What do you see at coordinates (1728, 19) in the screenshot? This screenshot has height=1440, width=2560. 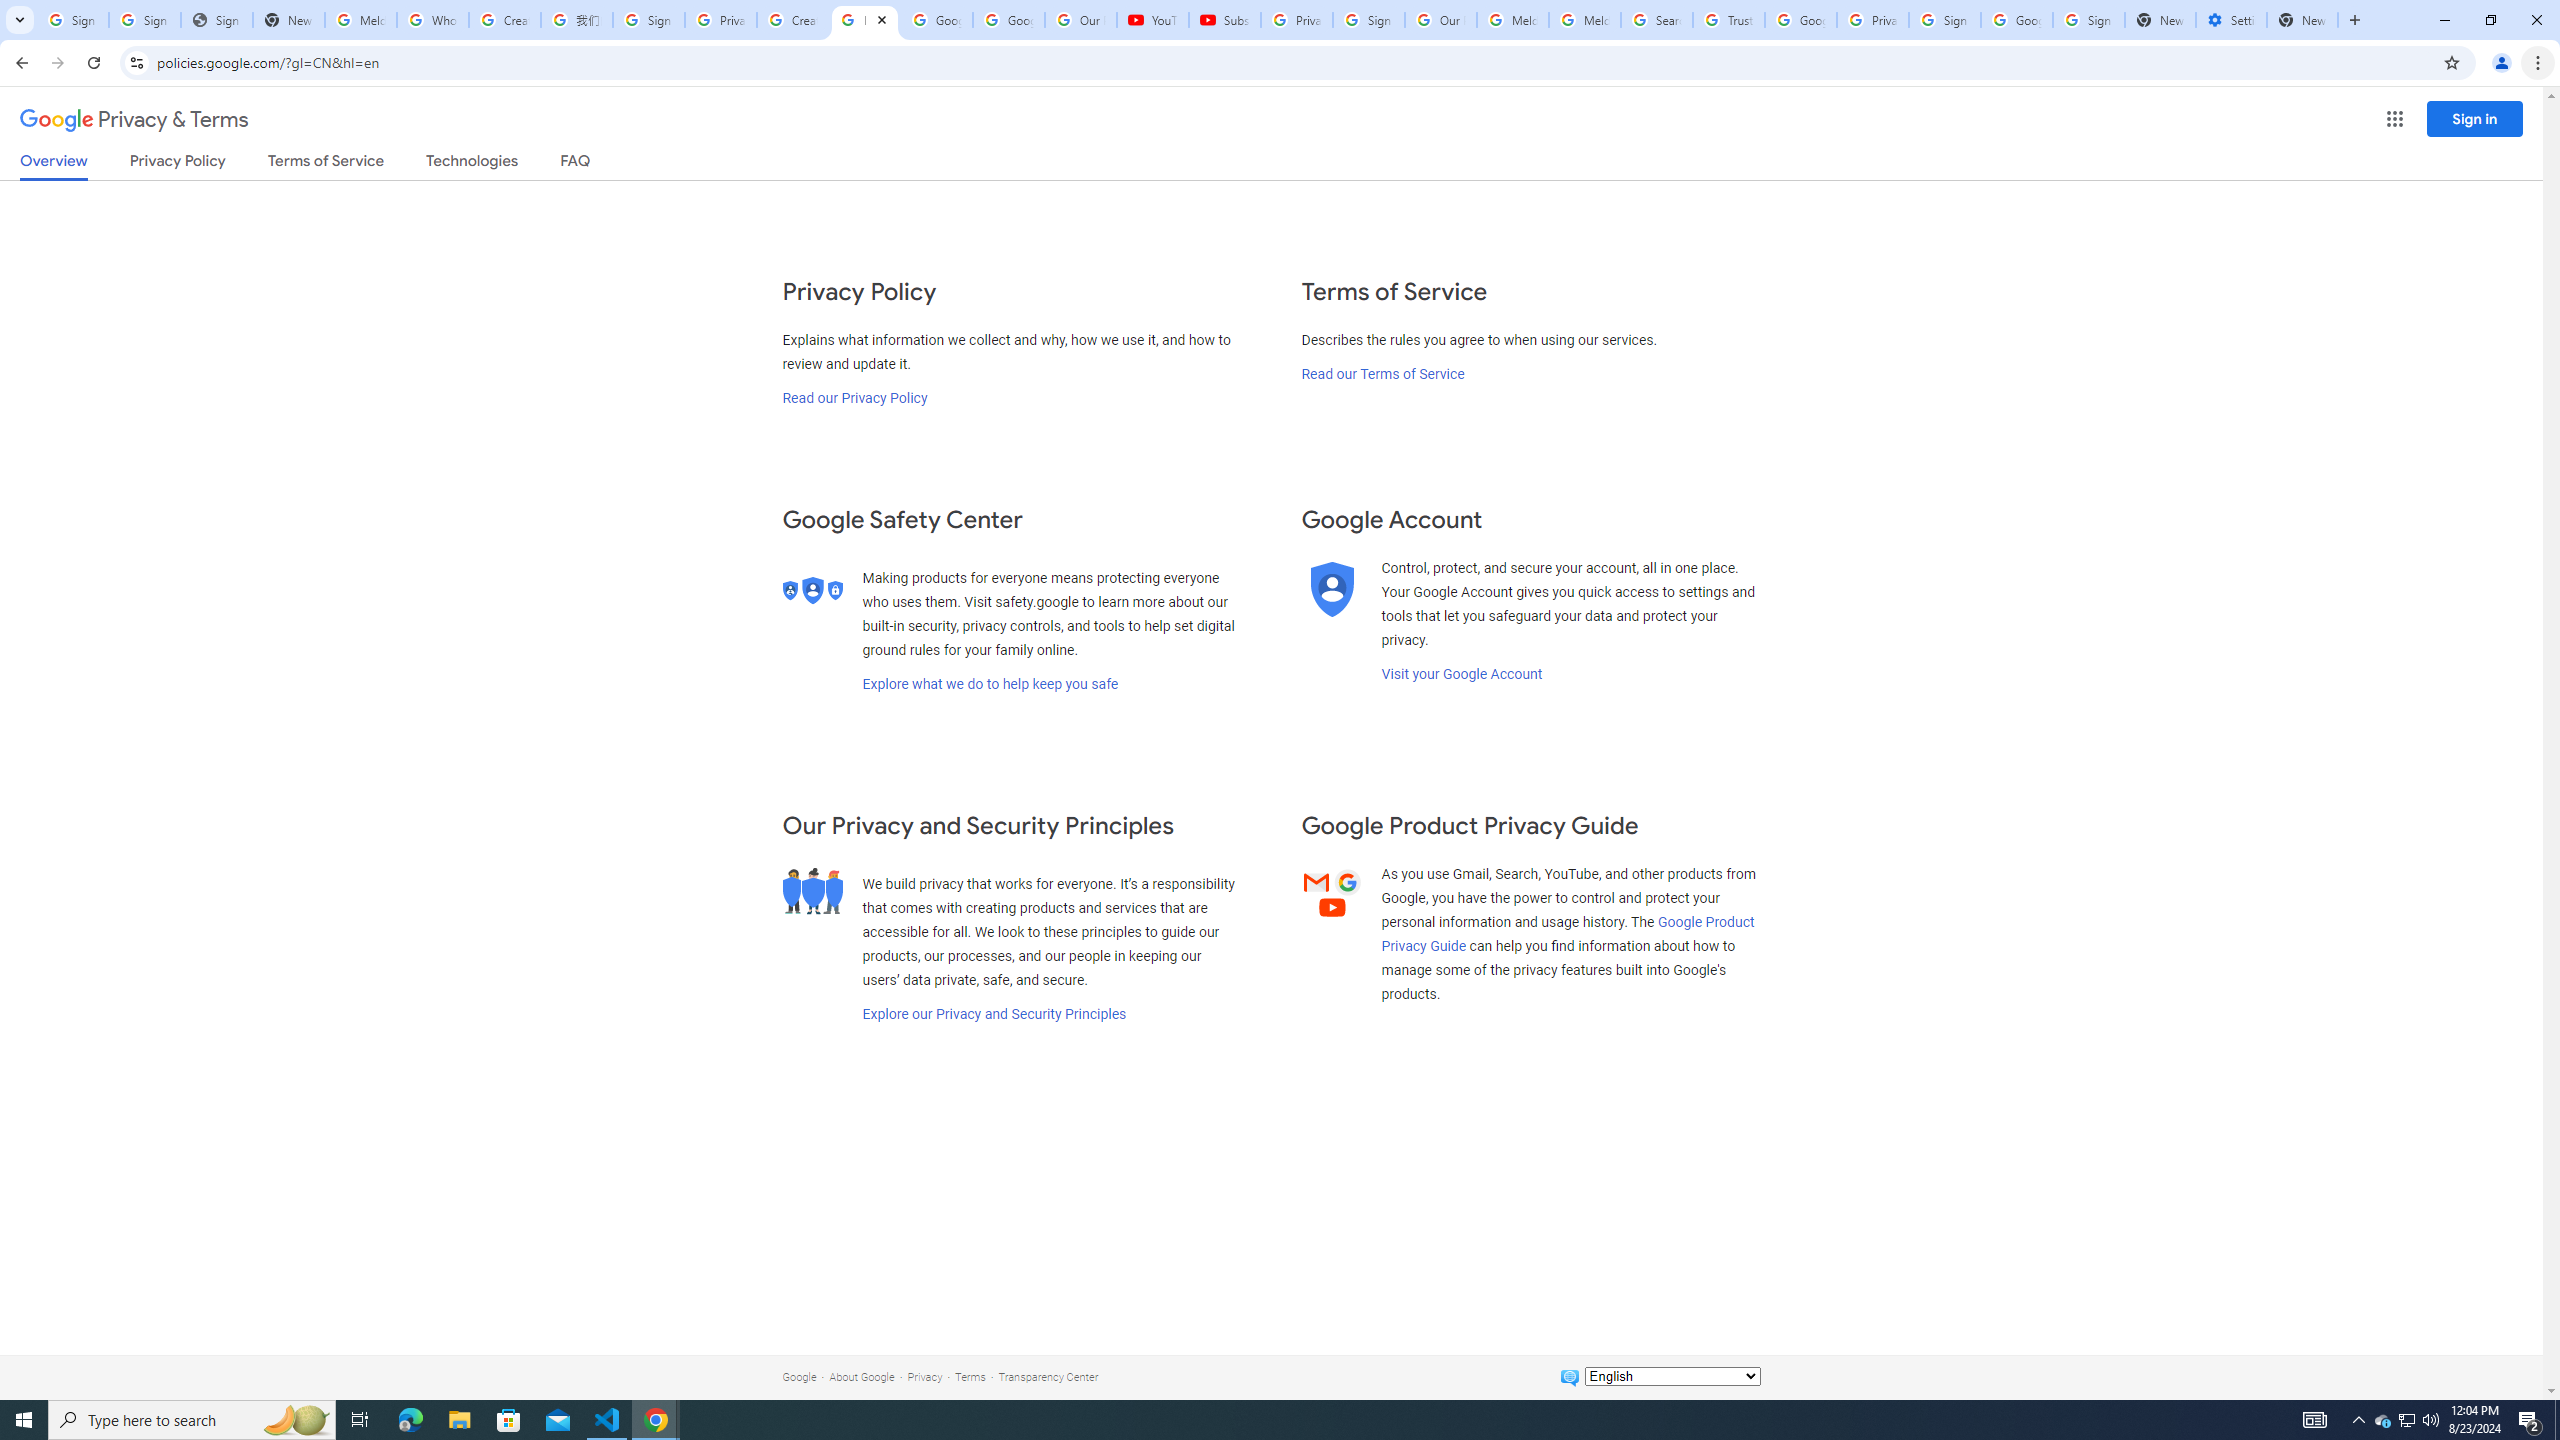 I see `'Trusted Information and Content - Google Safety Center'` at bounding box center [1728, 19].